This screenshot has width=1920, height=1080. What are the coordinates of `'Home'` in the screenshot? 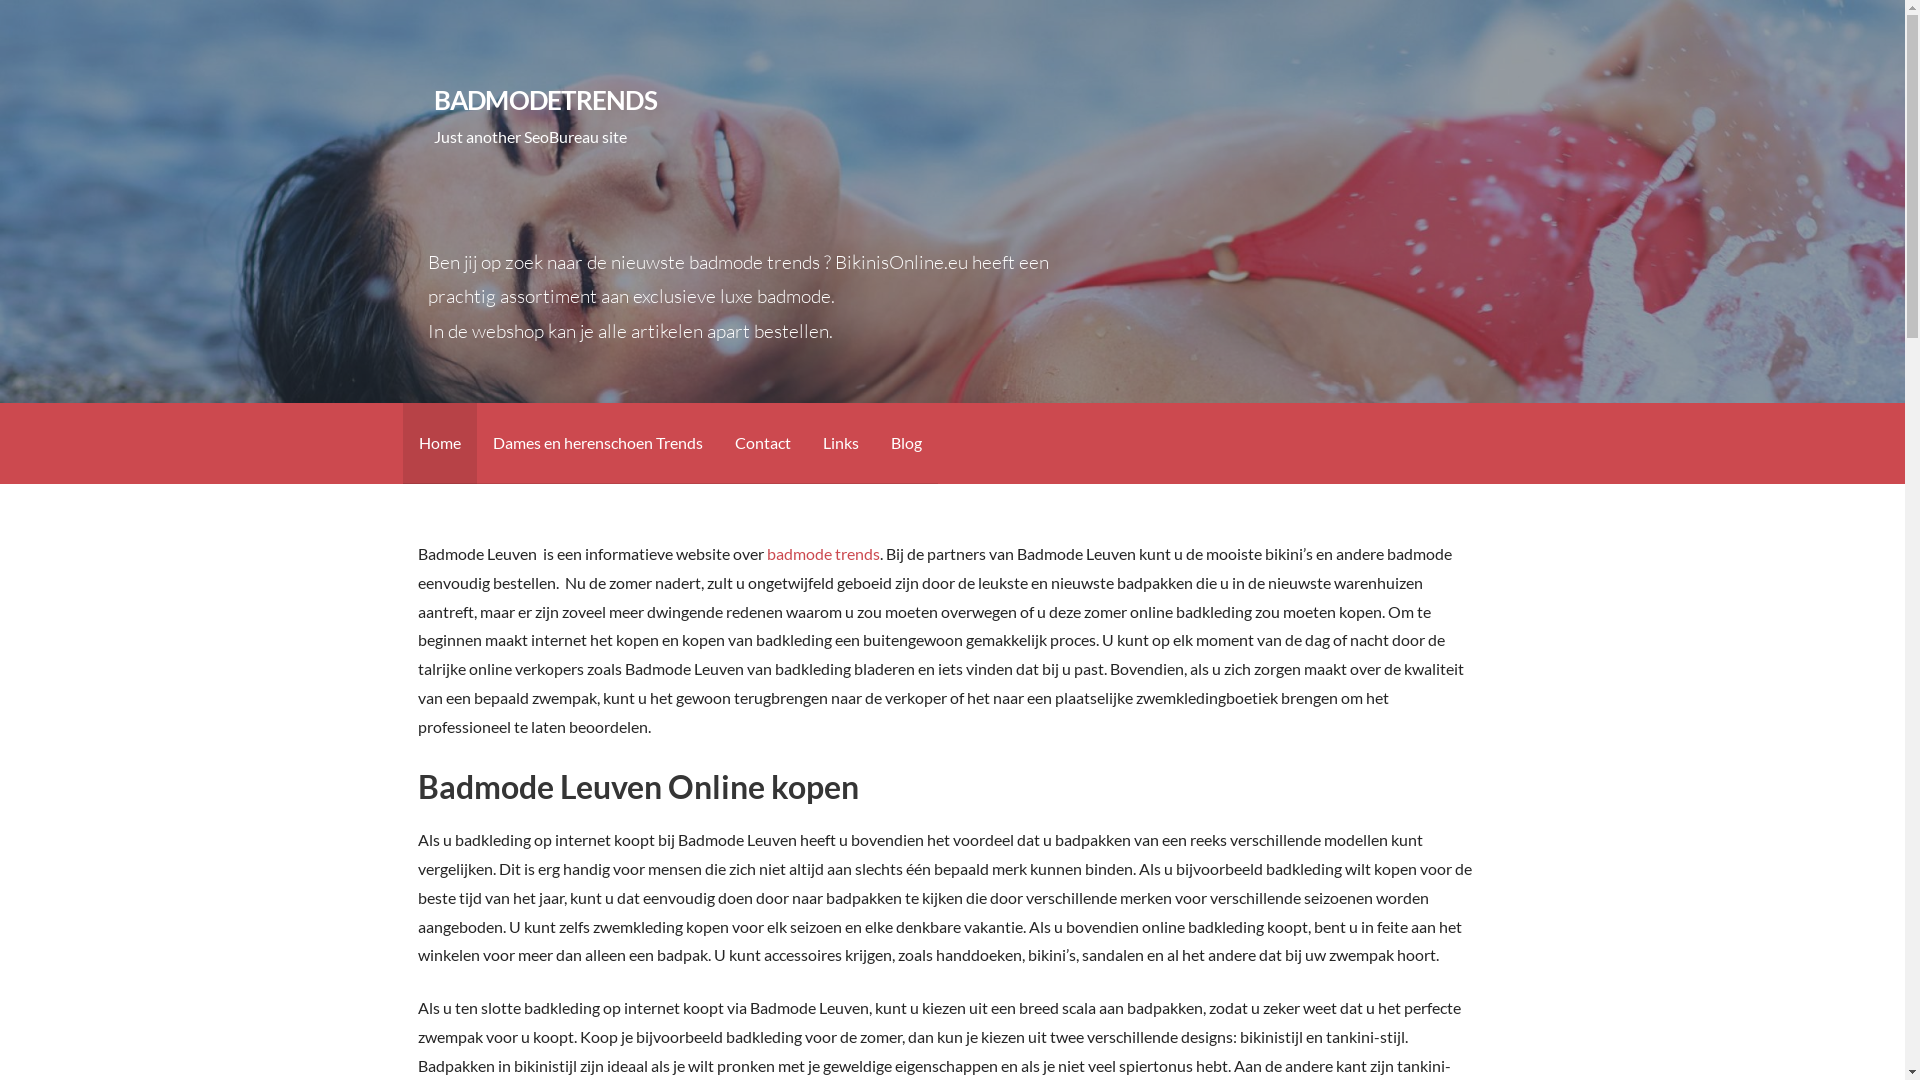 It's located at (437, 442).